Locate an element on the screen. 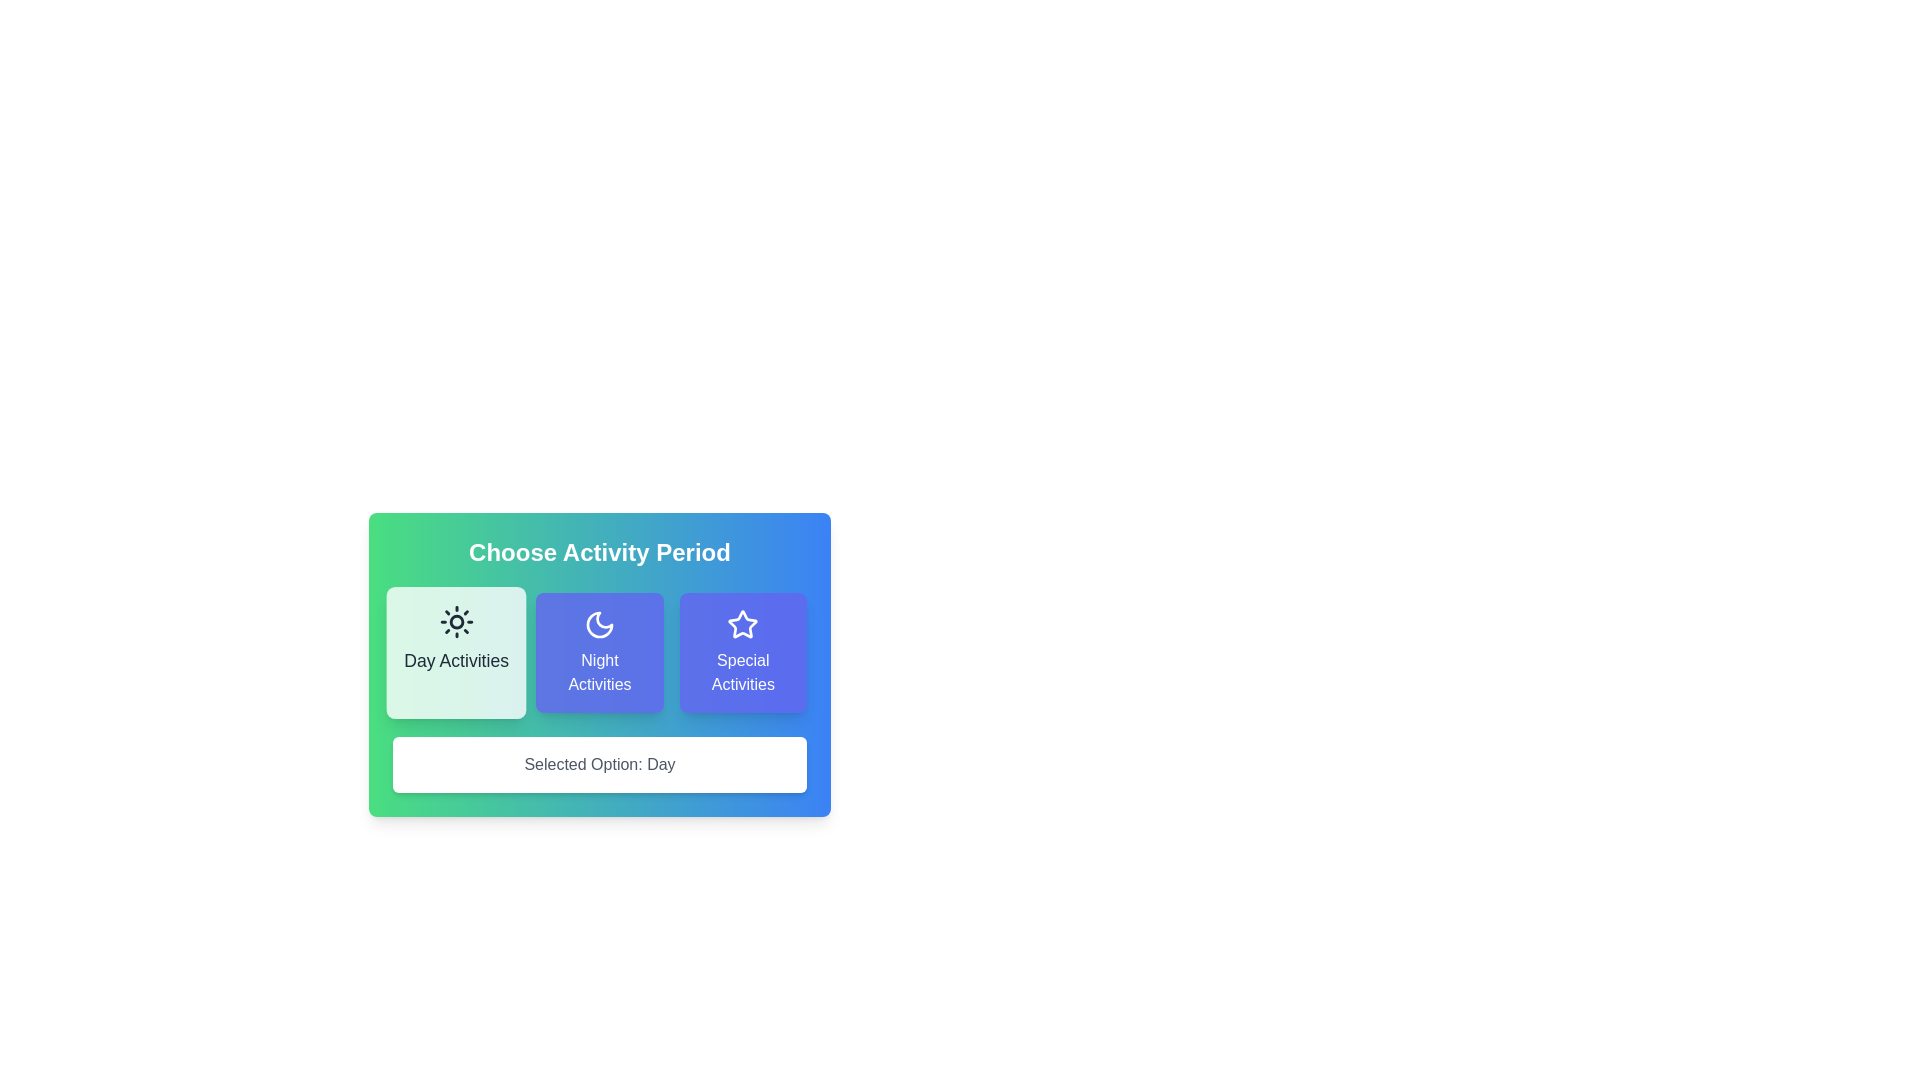  the button labeled 'Night Activities' located in the middle column of a three-column grid within a gradient green-to-blue background card is located at coordinates (599, 652).